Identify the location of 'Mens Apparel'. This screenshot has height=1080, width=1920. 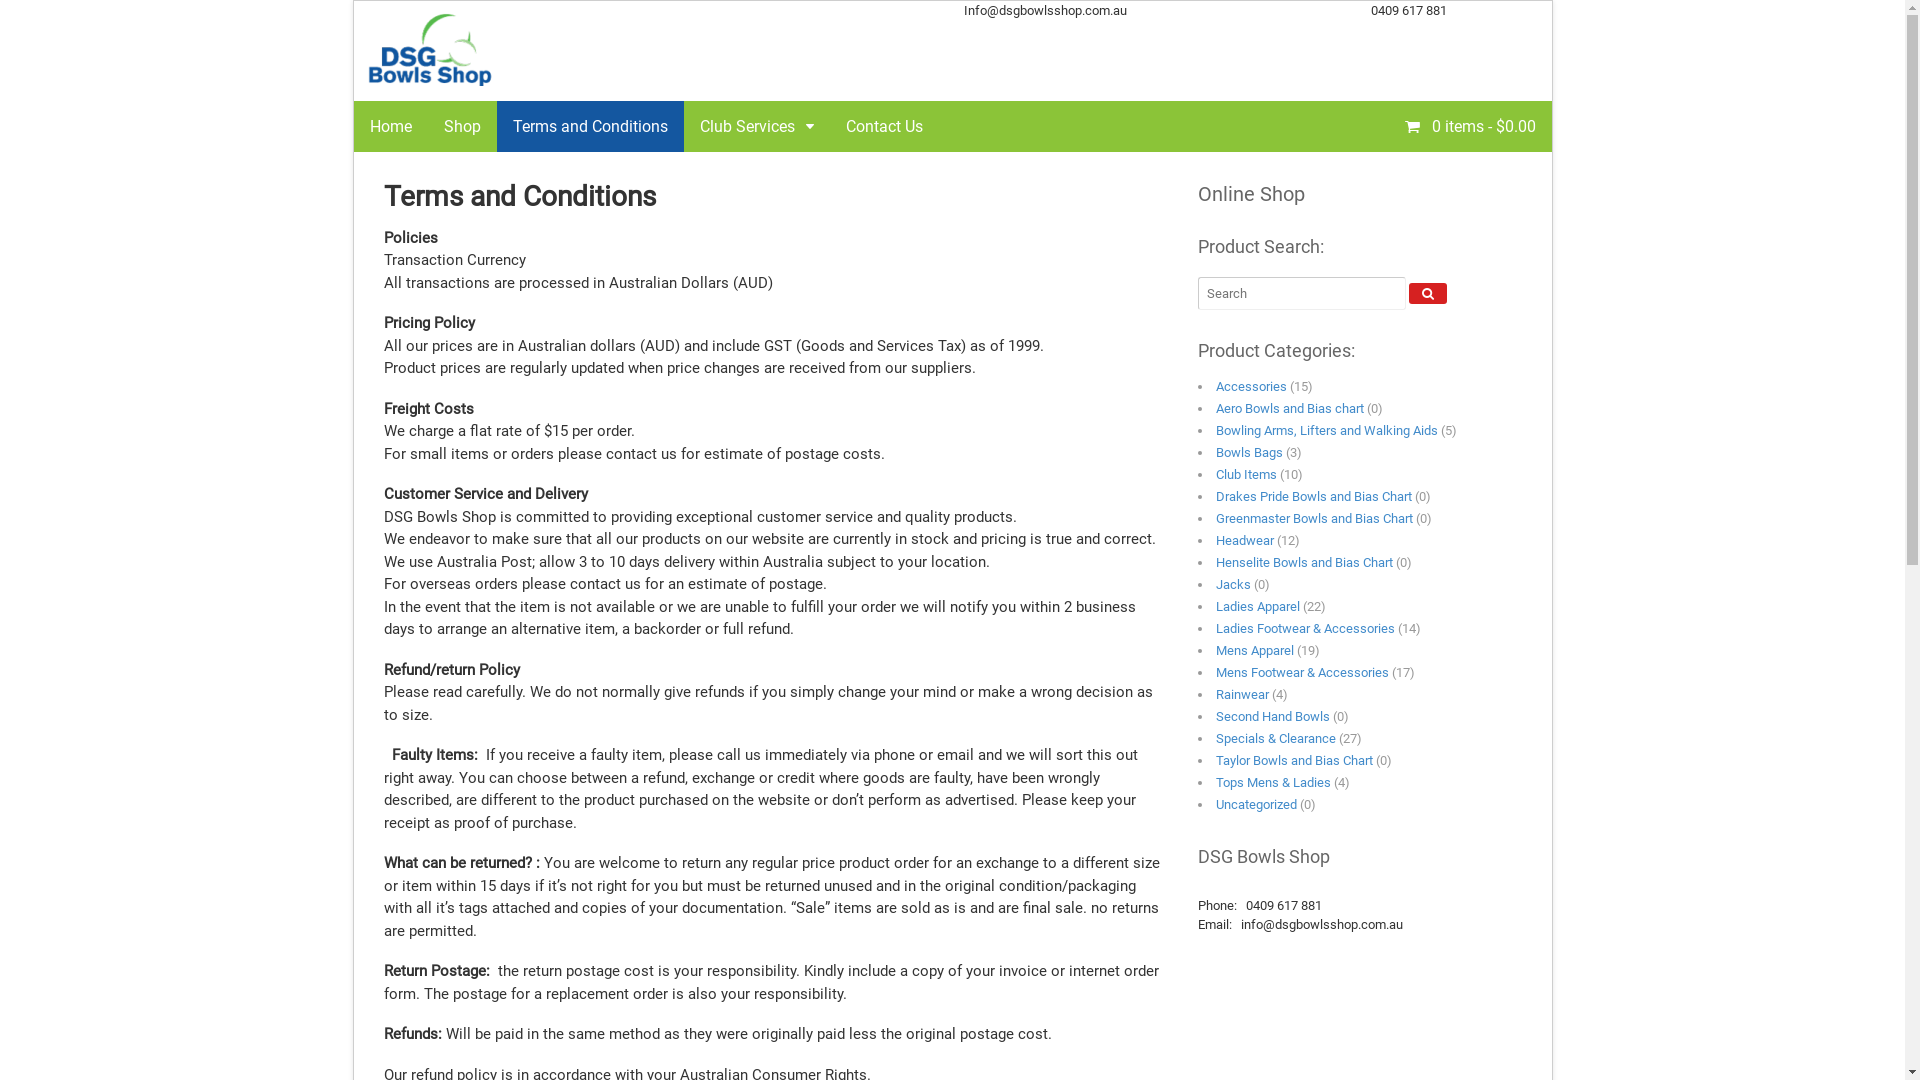
(1253, 650).